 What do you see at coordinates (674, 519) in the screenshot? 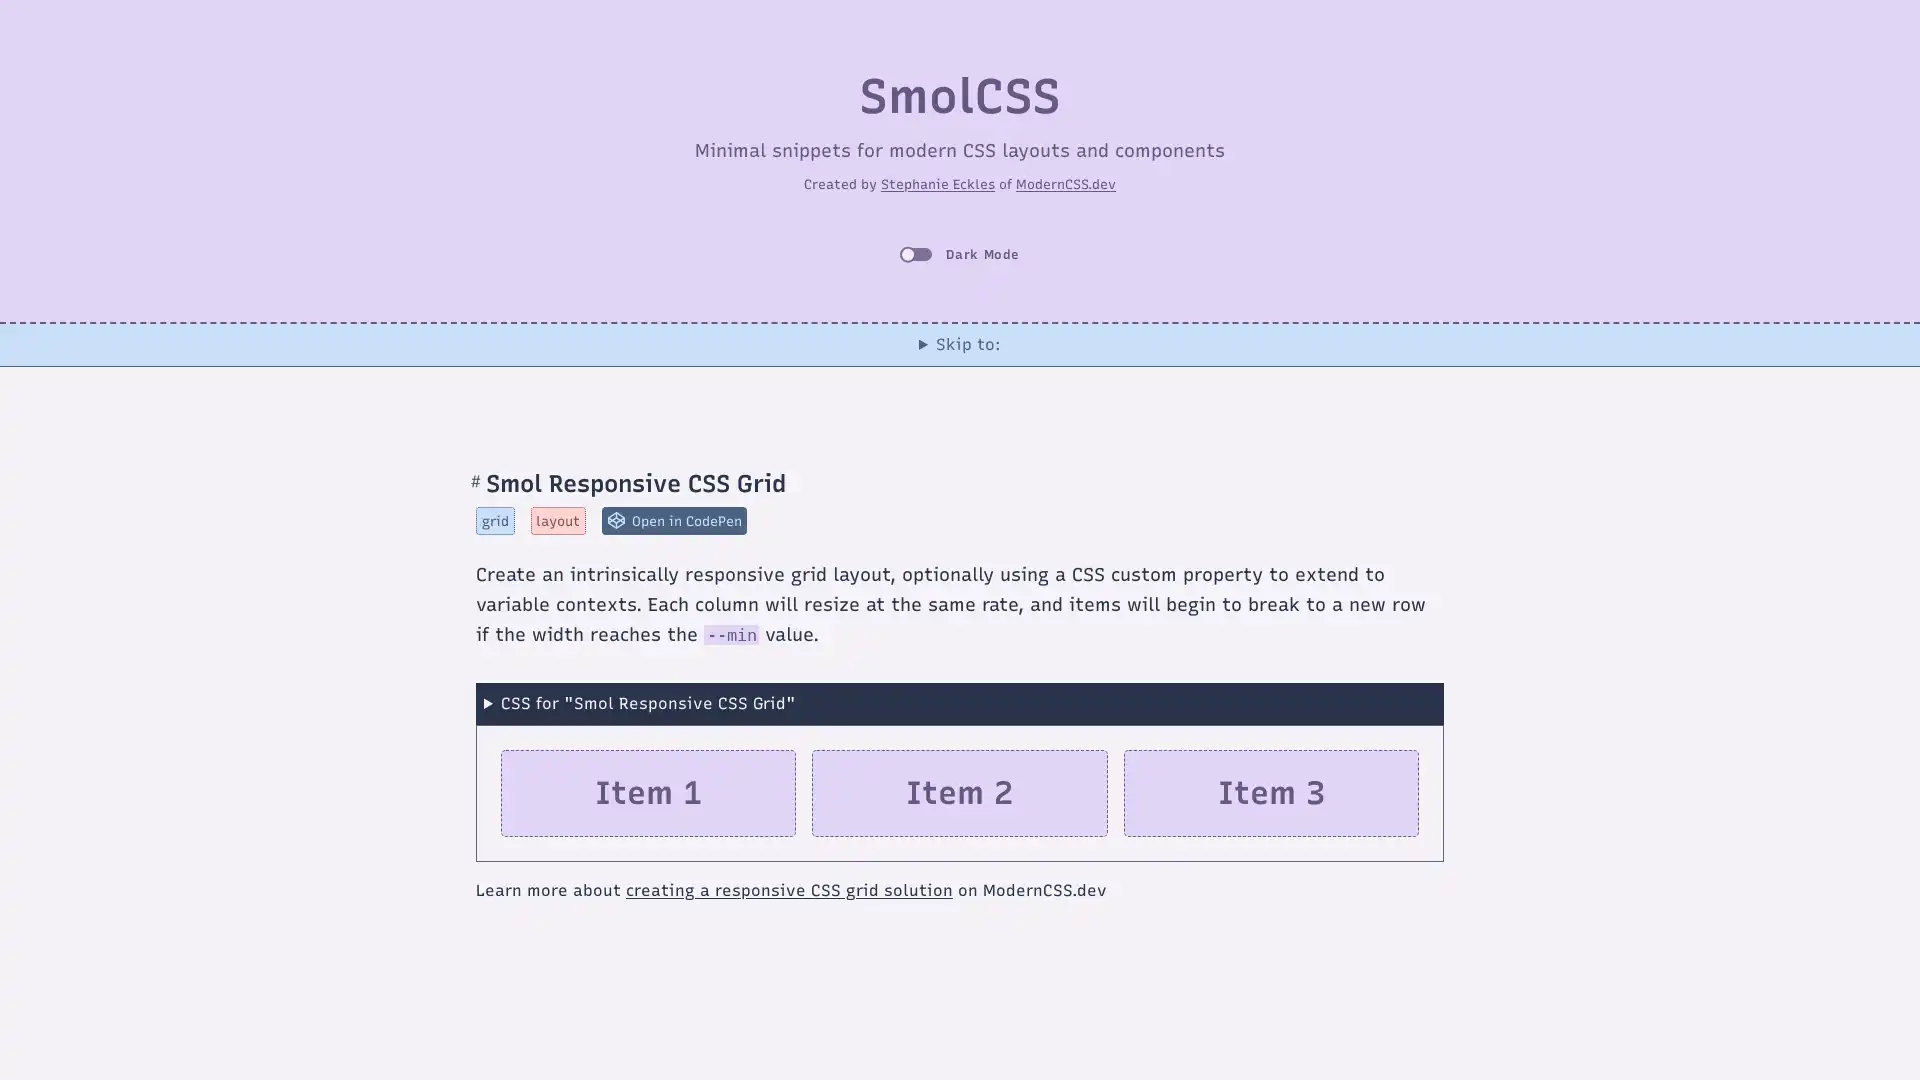
I see `Open Smol Responsive CSS Grid in CodePen` at bounding box center [674, 519].